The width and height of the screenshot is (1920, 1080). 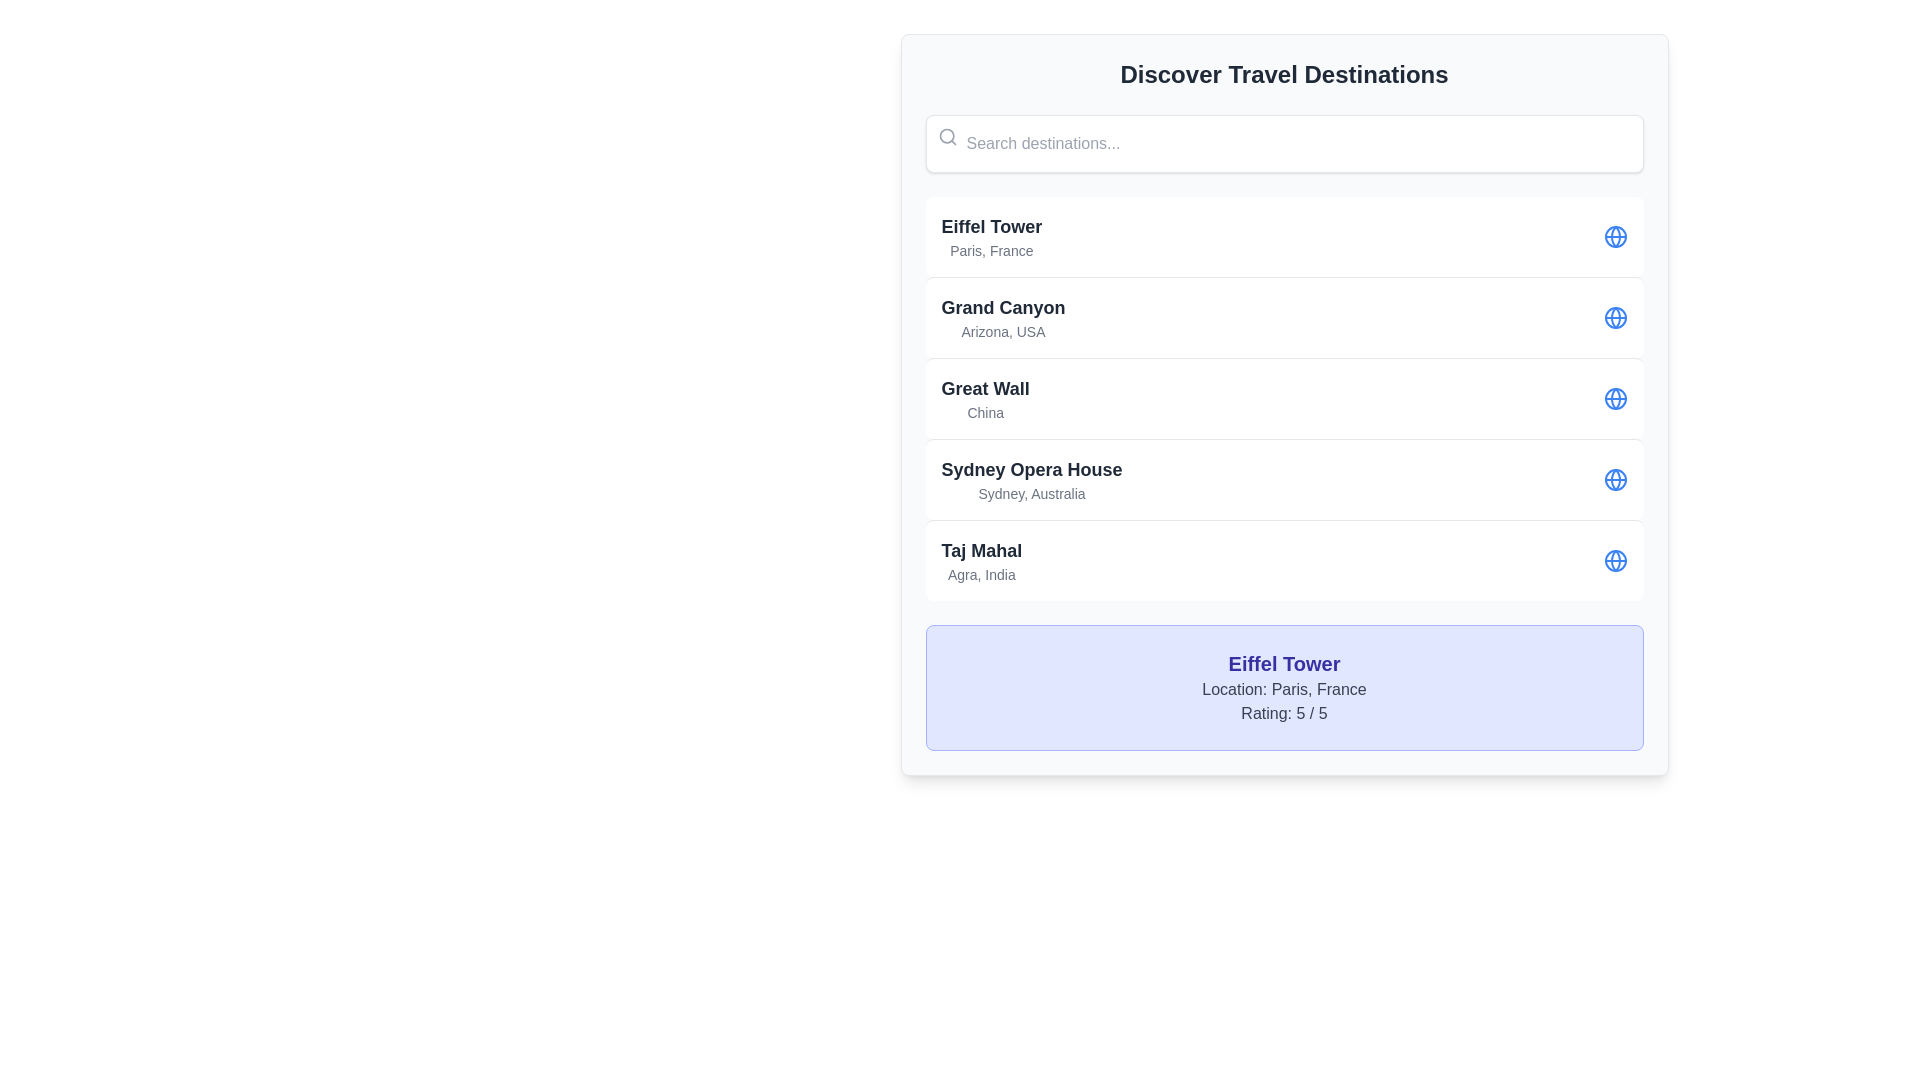 What do you see at coordinates (985, 389) in the screenshot?
I see `text content of the bold 'Great Wall' label, which is dark gray and positioned above the subtext 'China' in the middle of the list panel` at bounding box center [985, 389].